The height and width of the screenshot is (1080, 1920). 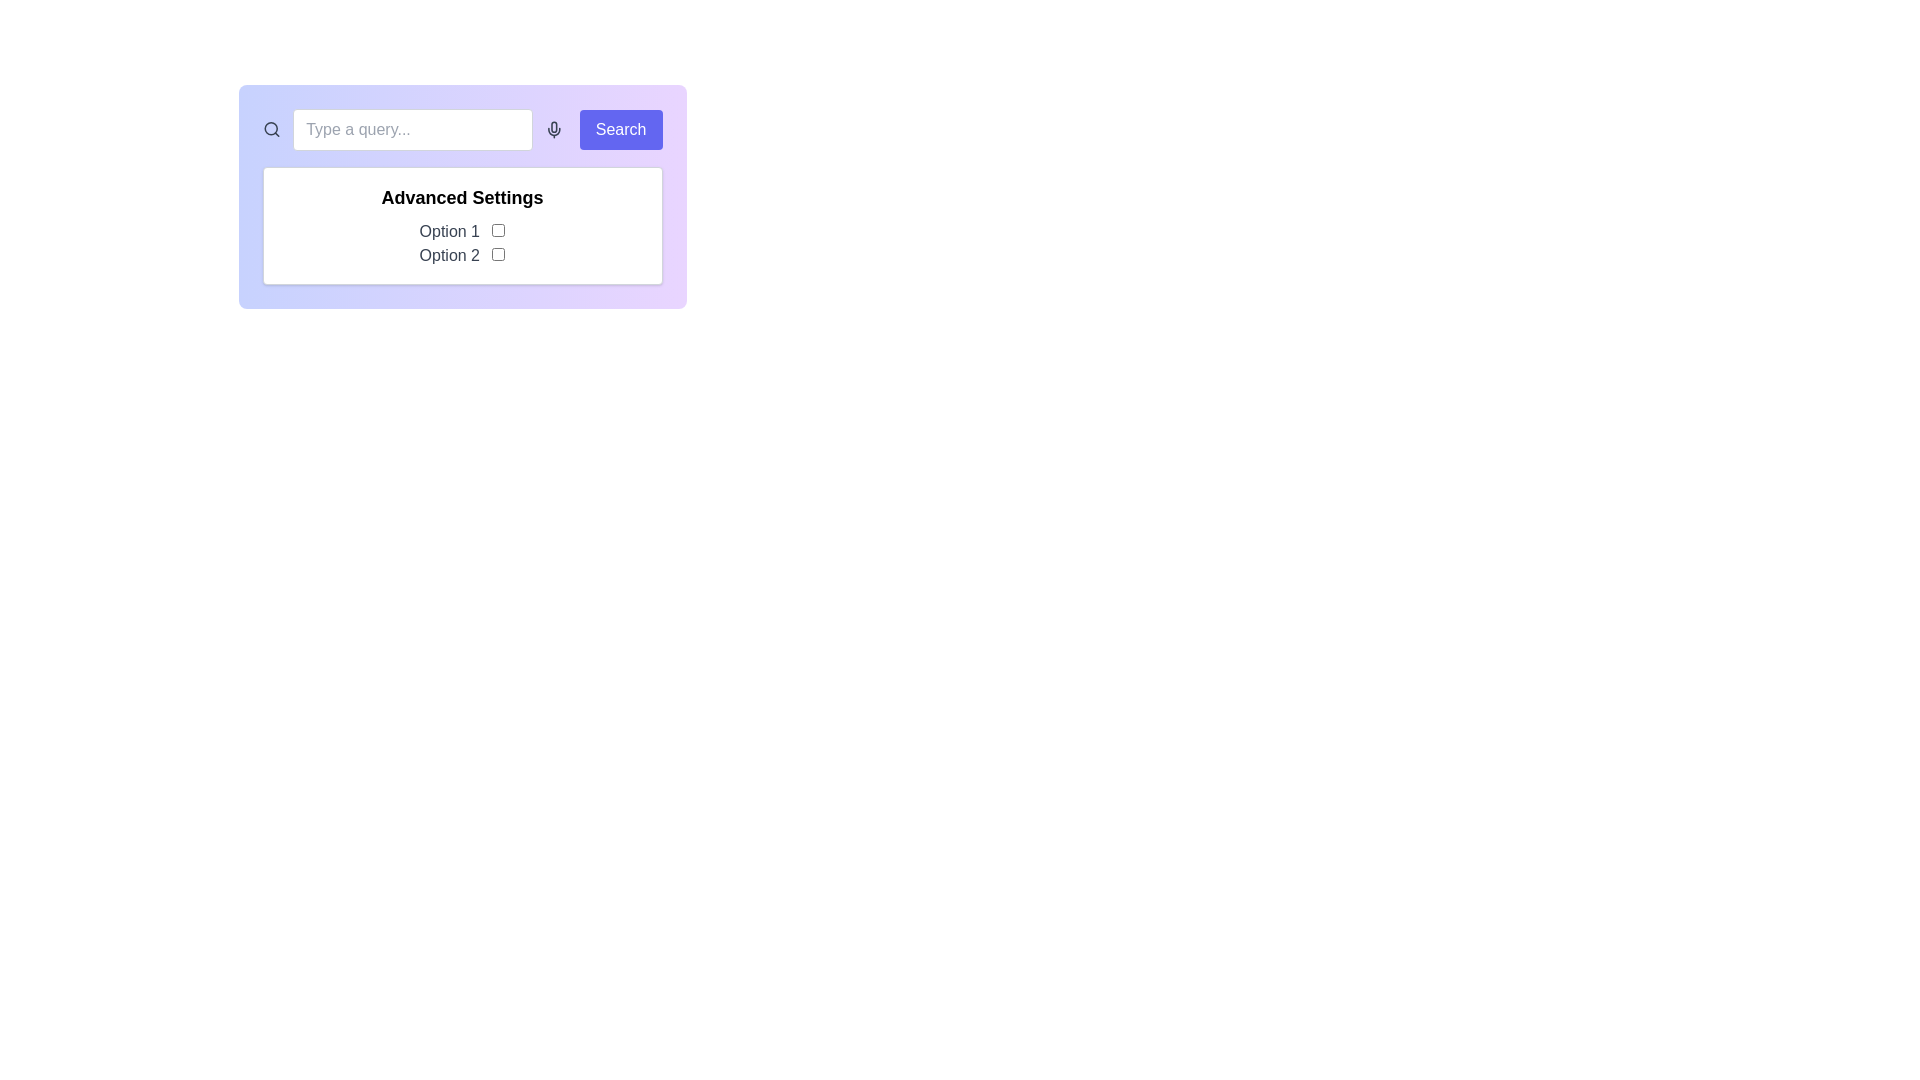 I want to click on the search button located on the right side of the input field, so click(x=620, y=130).